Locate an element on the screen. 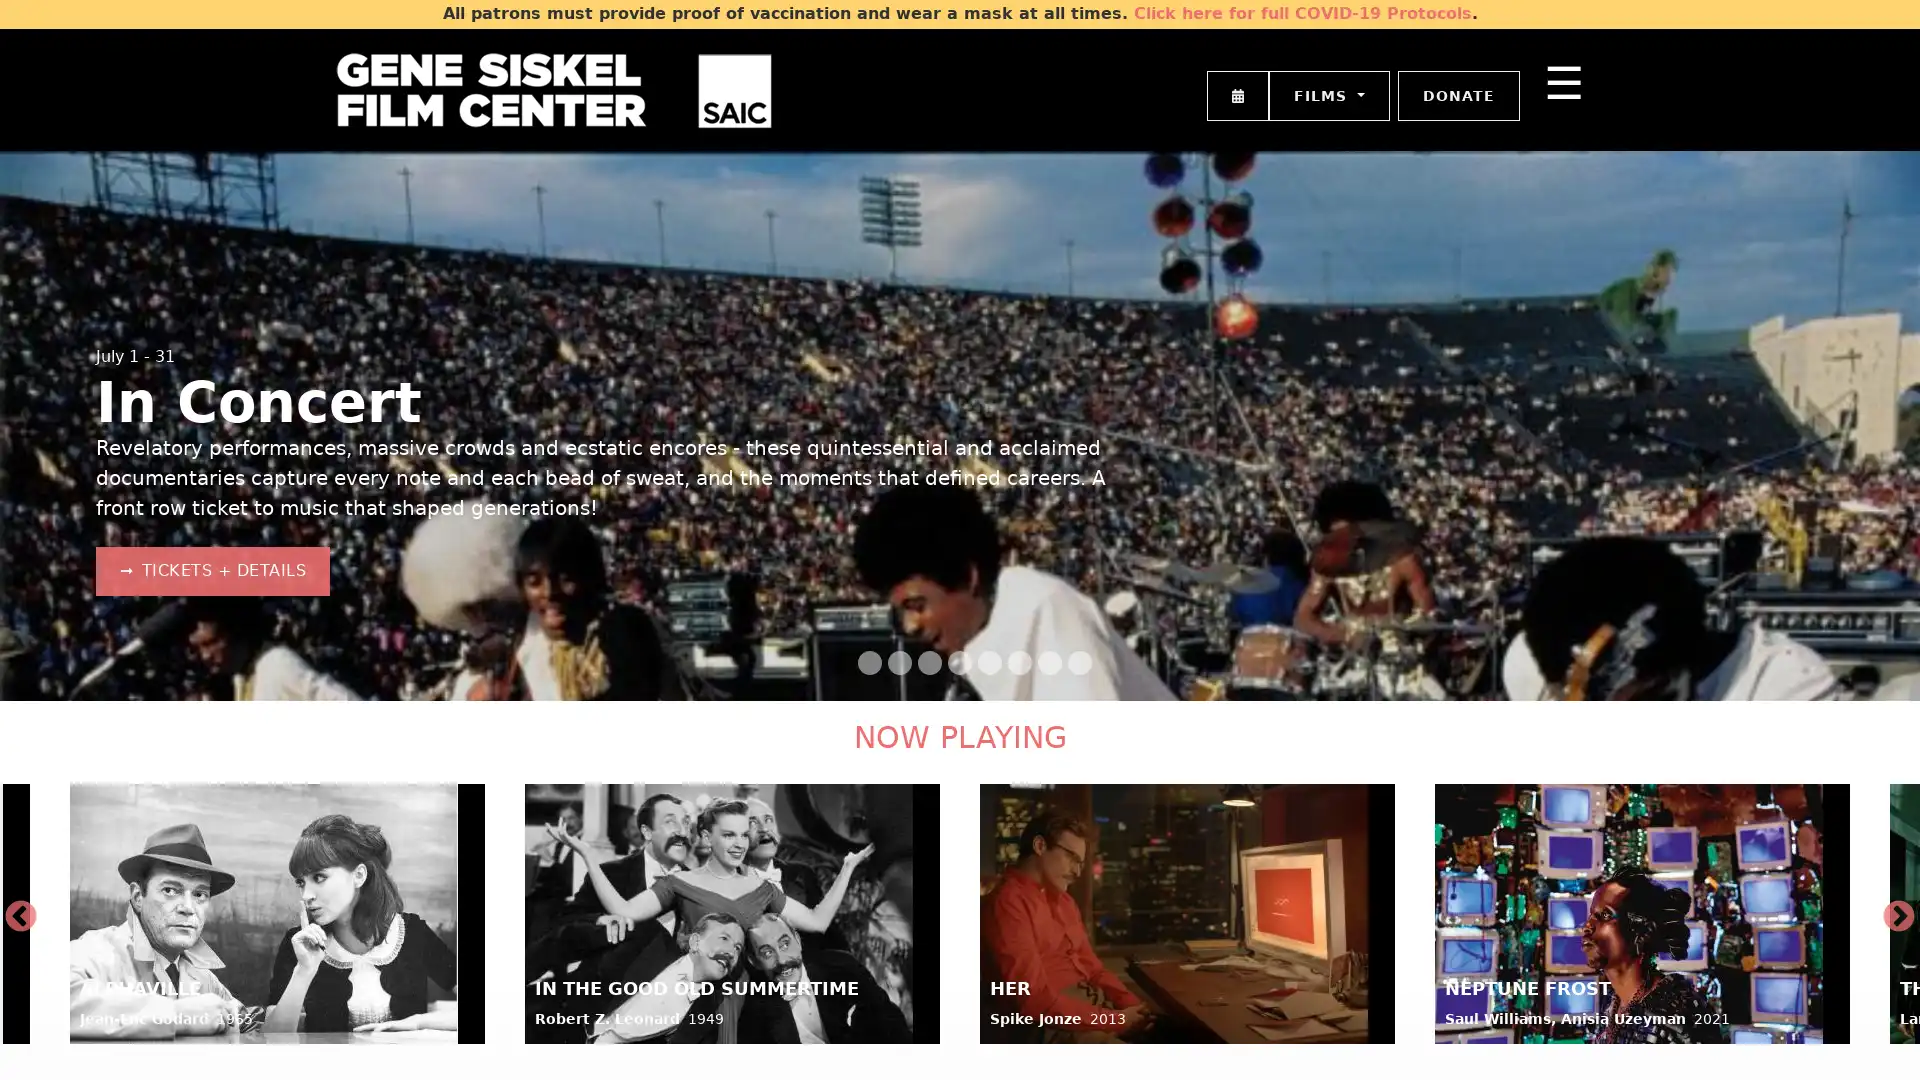  DONATE is located at coordinates (1459, 95).